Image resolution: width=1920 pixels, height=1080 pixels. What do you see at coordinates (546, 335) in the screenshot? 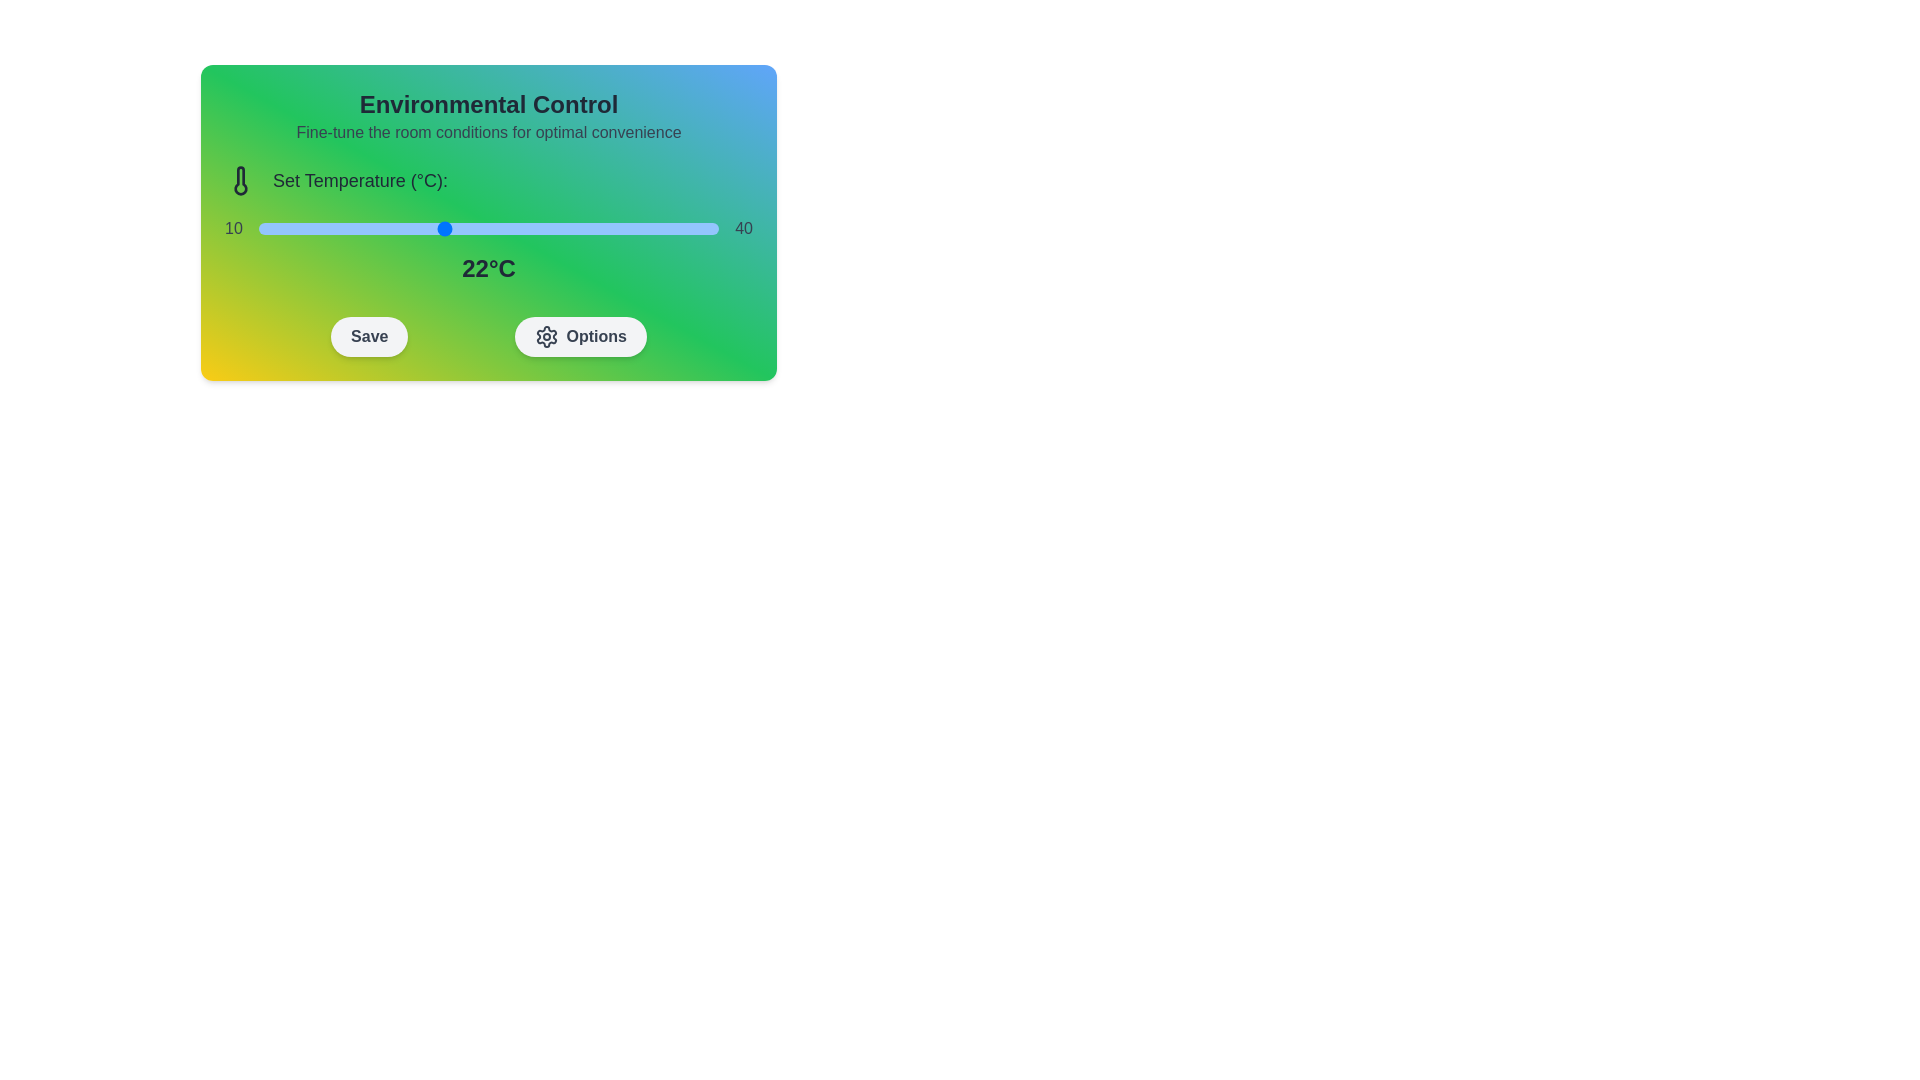
I see `the settings icon located to the left of the 'Options' button in the bottom-right corner of the card-like UI component` at bounding box center [546, 335].